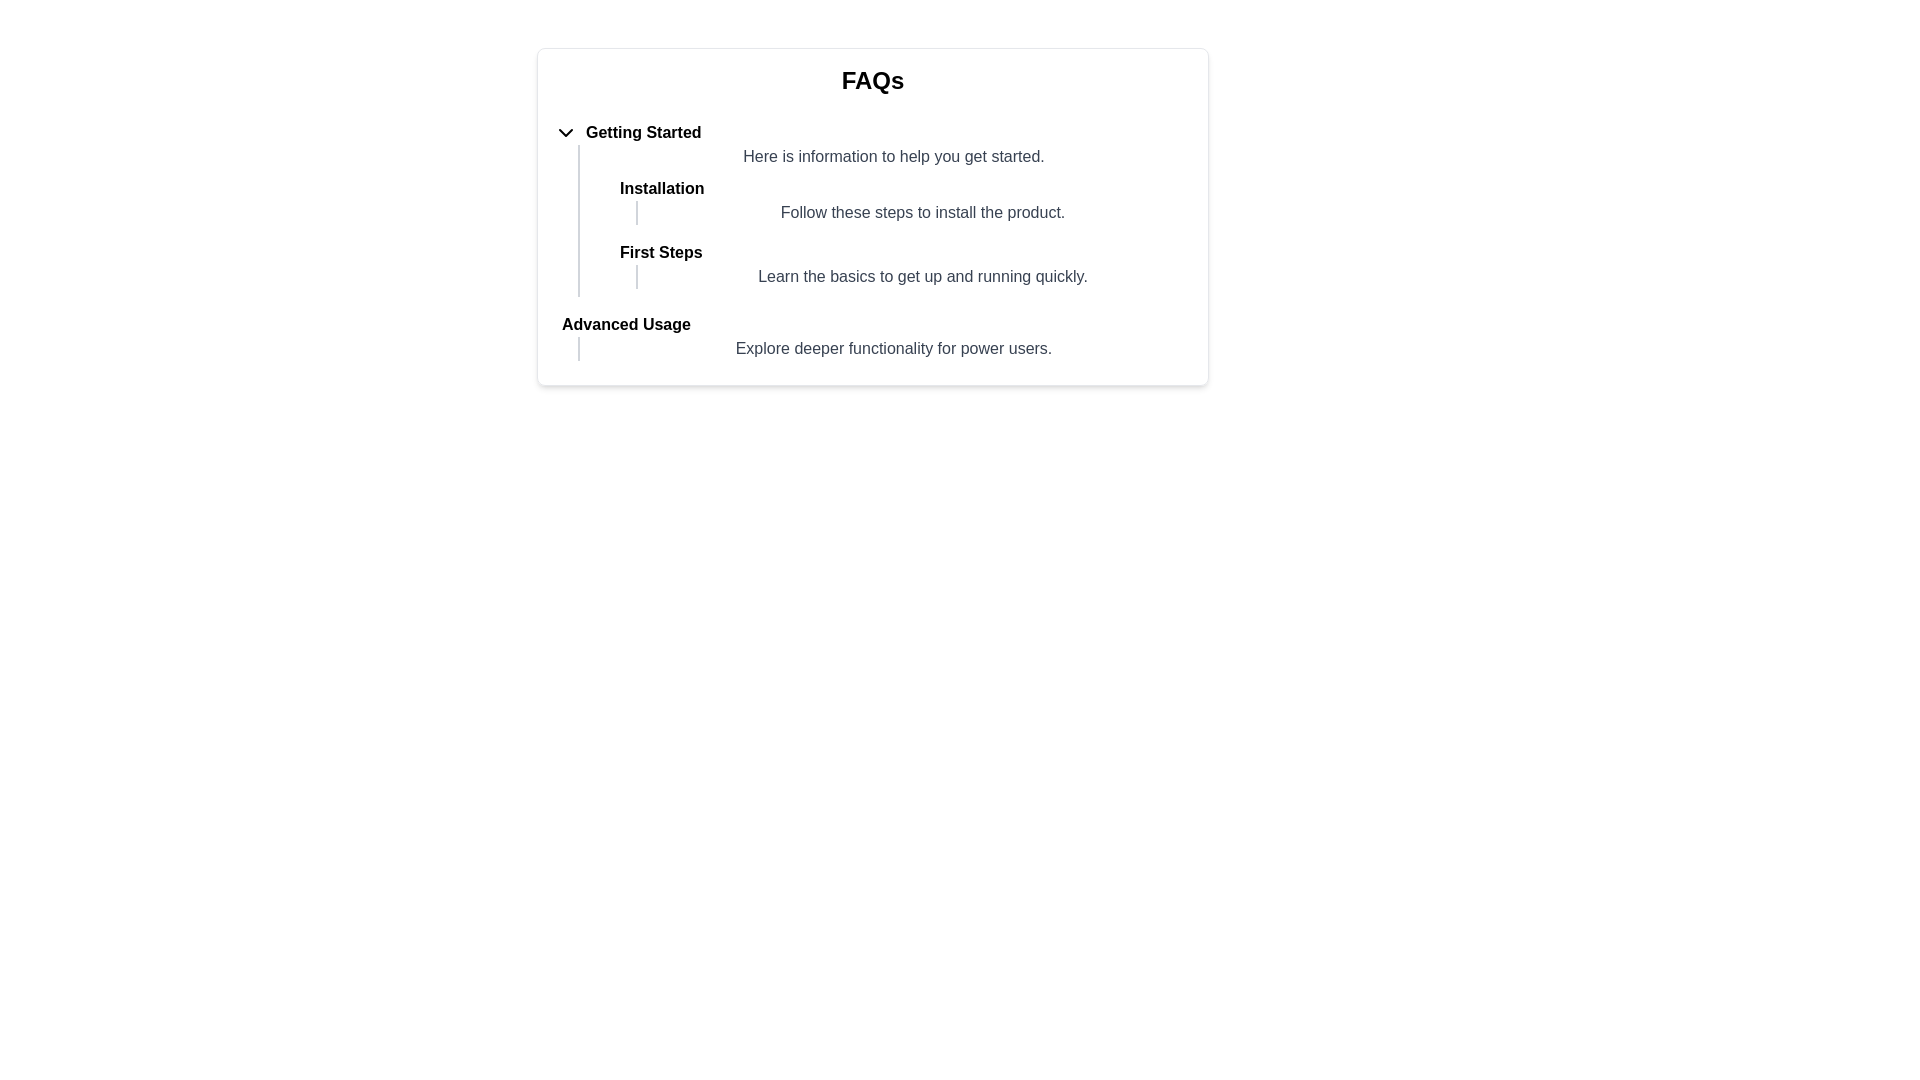 The height and width of the screenshot is (1080, 1920). What do you see at coordinates (643, 132) in the screenshot?
I see `the text label for the 'Getting Started' section in the FAQ interface` at bounding box center [643, 132].